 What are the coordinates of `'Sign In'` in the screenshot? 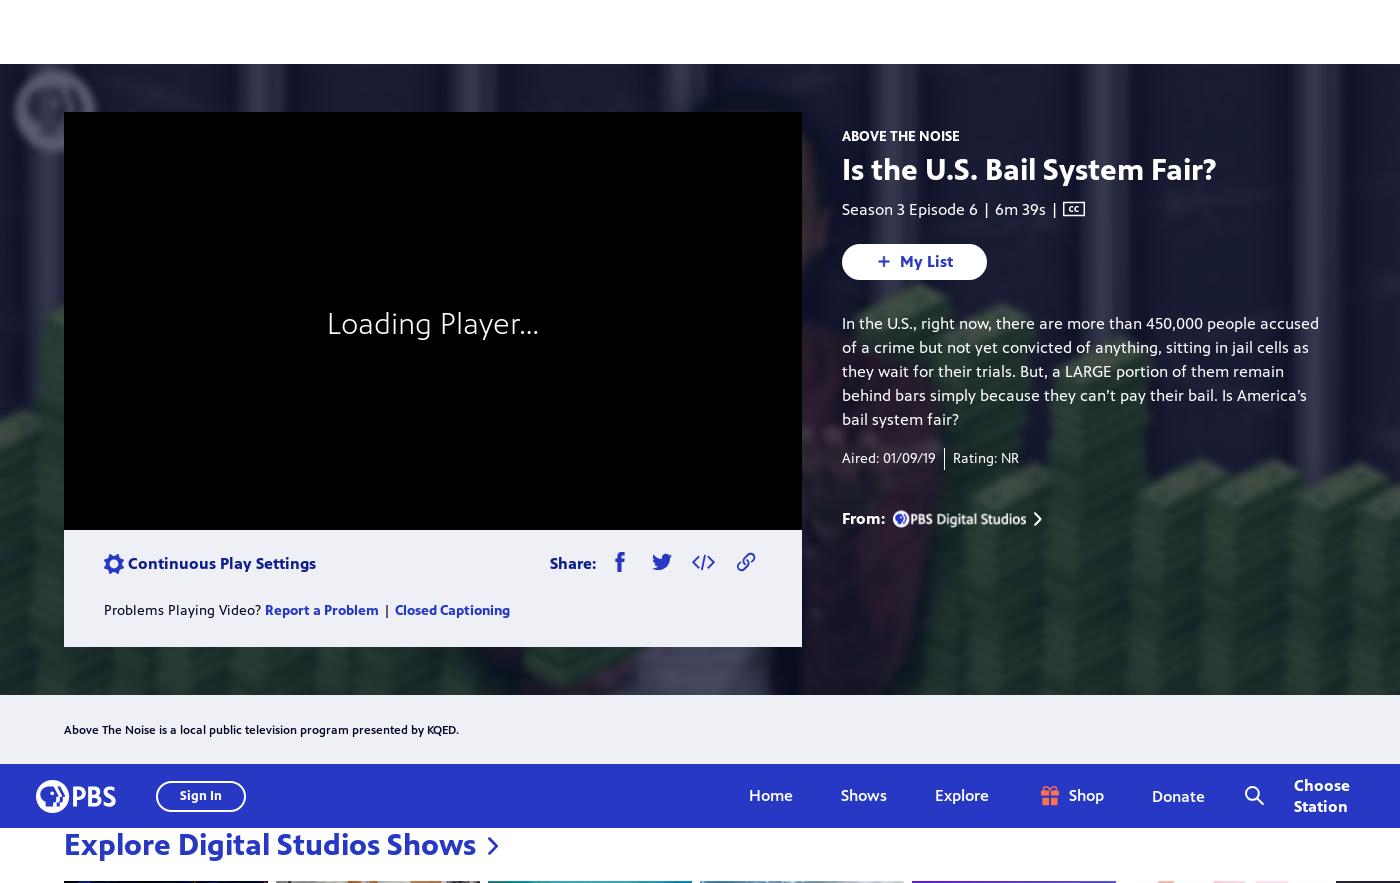 It's located at (201, 31).